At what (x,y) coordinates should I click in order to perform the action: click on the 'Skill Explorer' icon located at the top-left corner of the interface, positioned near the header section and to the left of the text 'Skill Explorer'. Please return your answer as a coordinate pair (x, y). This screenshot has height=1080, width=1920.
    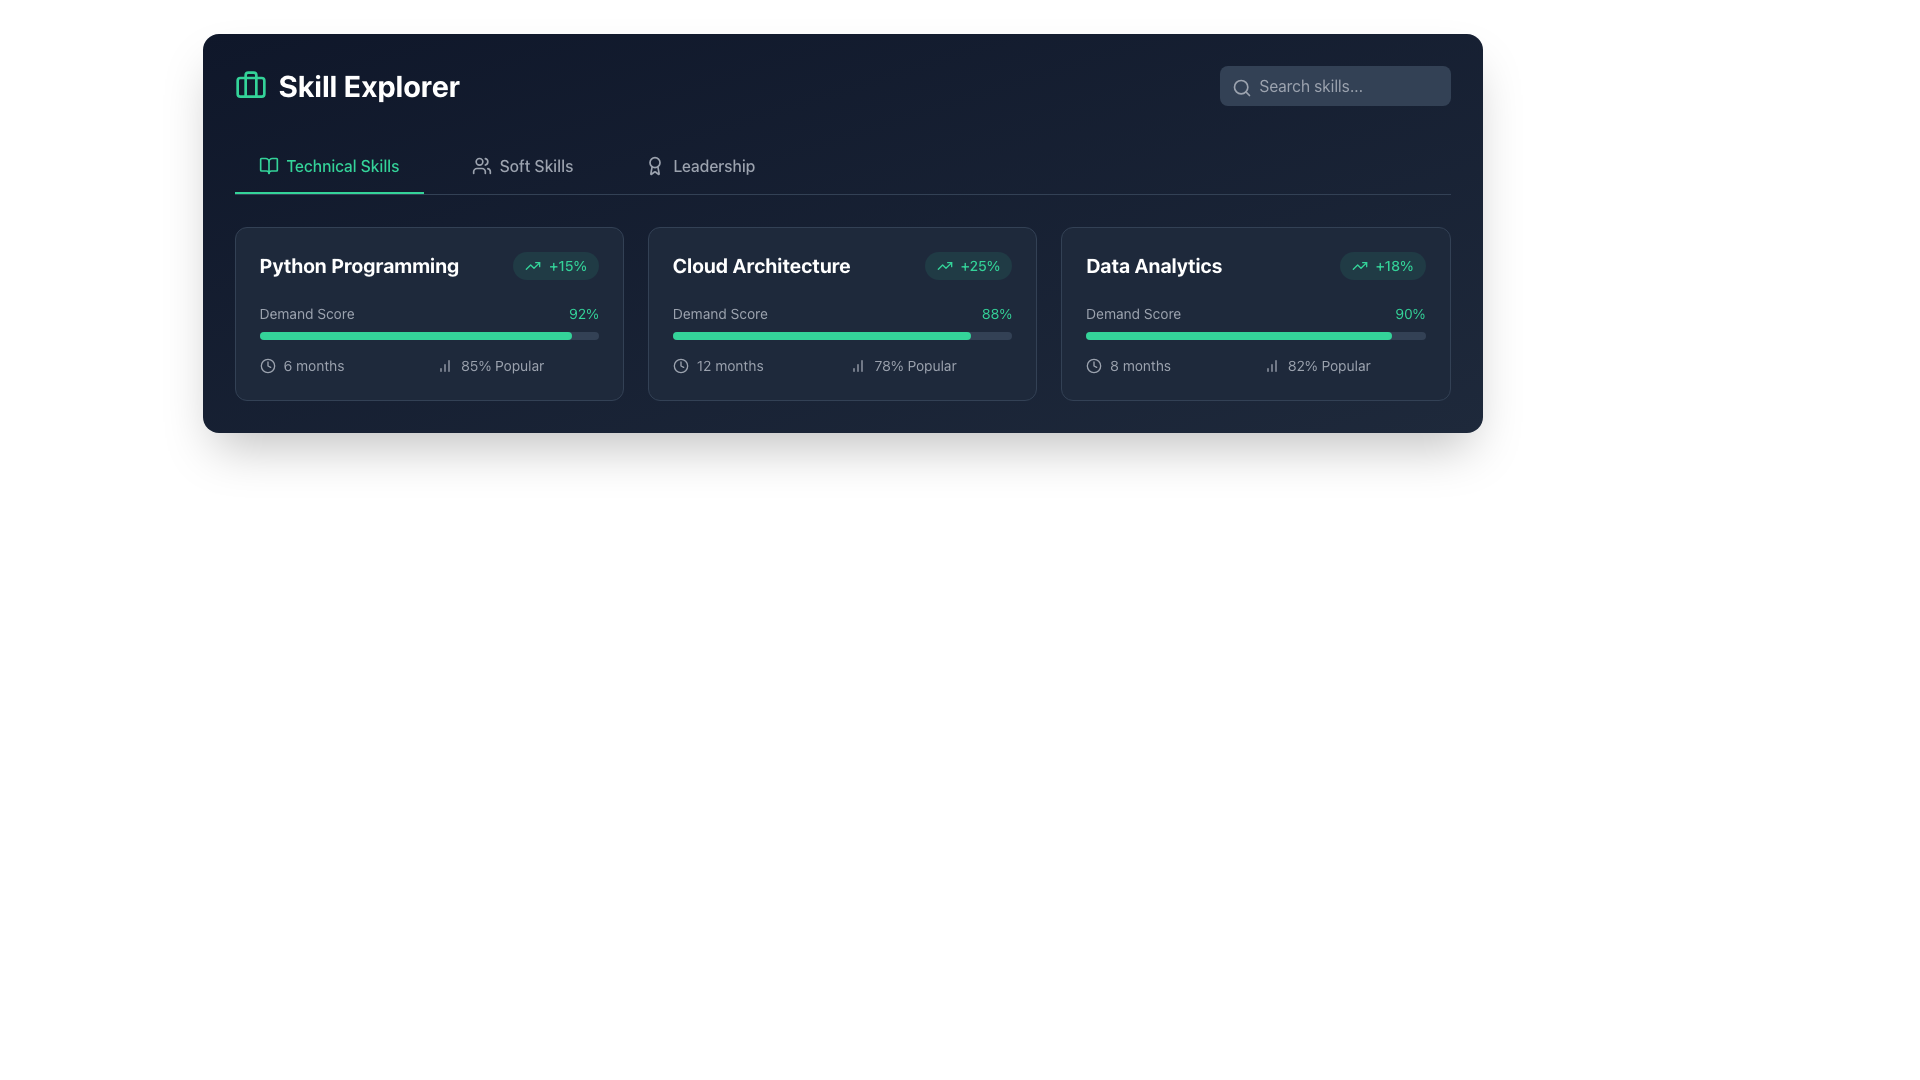
    Looking at the image, I should click on (249, 84).